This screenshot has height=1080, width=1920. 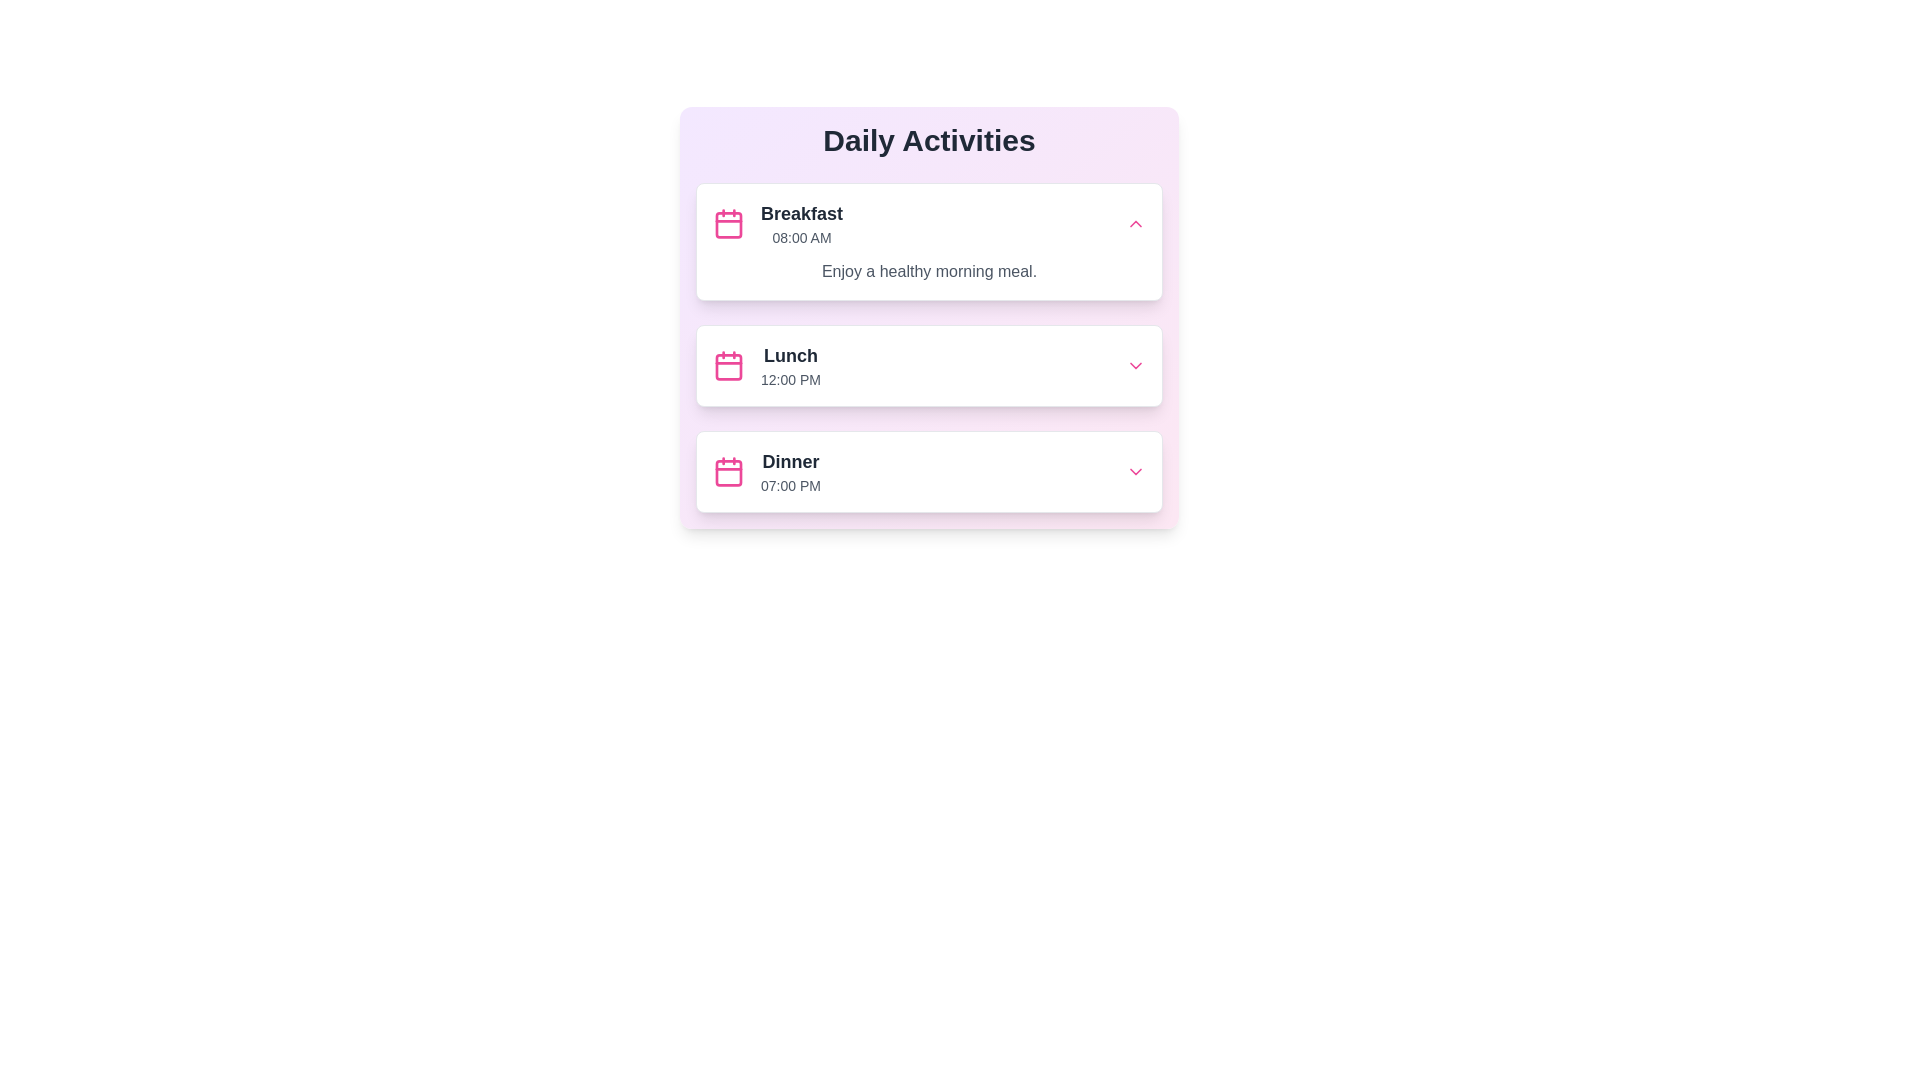 I want to click on the rounded rectangle icon component within the calendar icon, which has a pink border and no filler text or graphics, so click(x=728, y=366).